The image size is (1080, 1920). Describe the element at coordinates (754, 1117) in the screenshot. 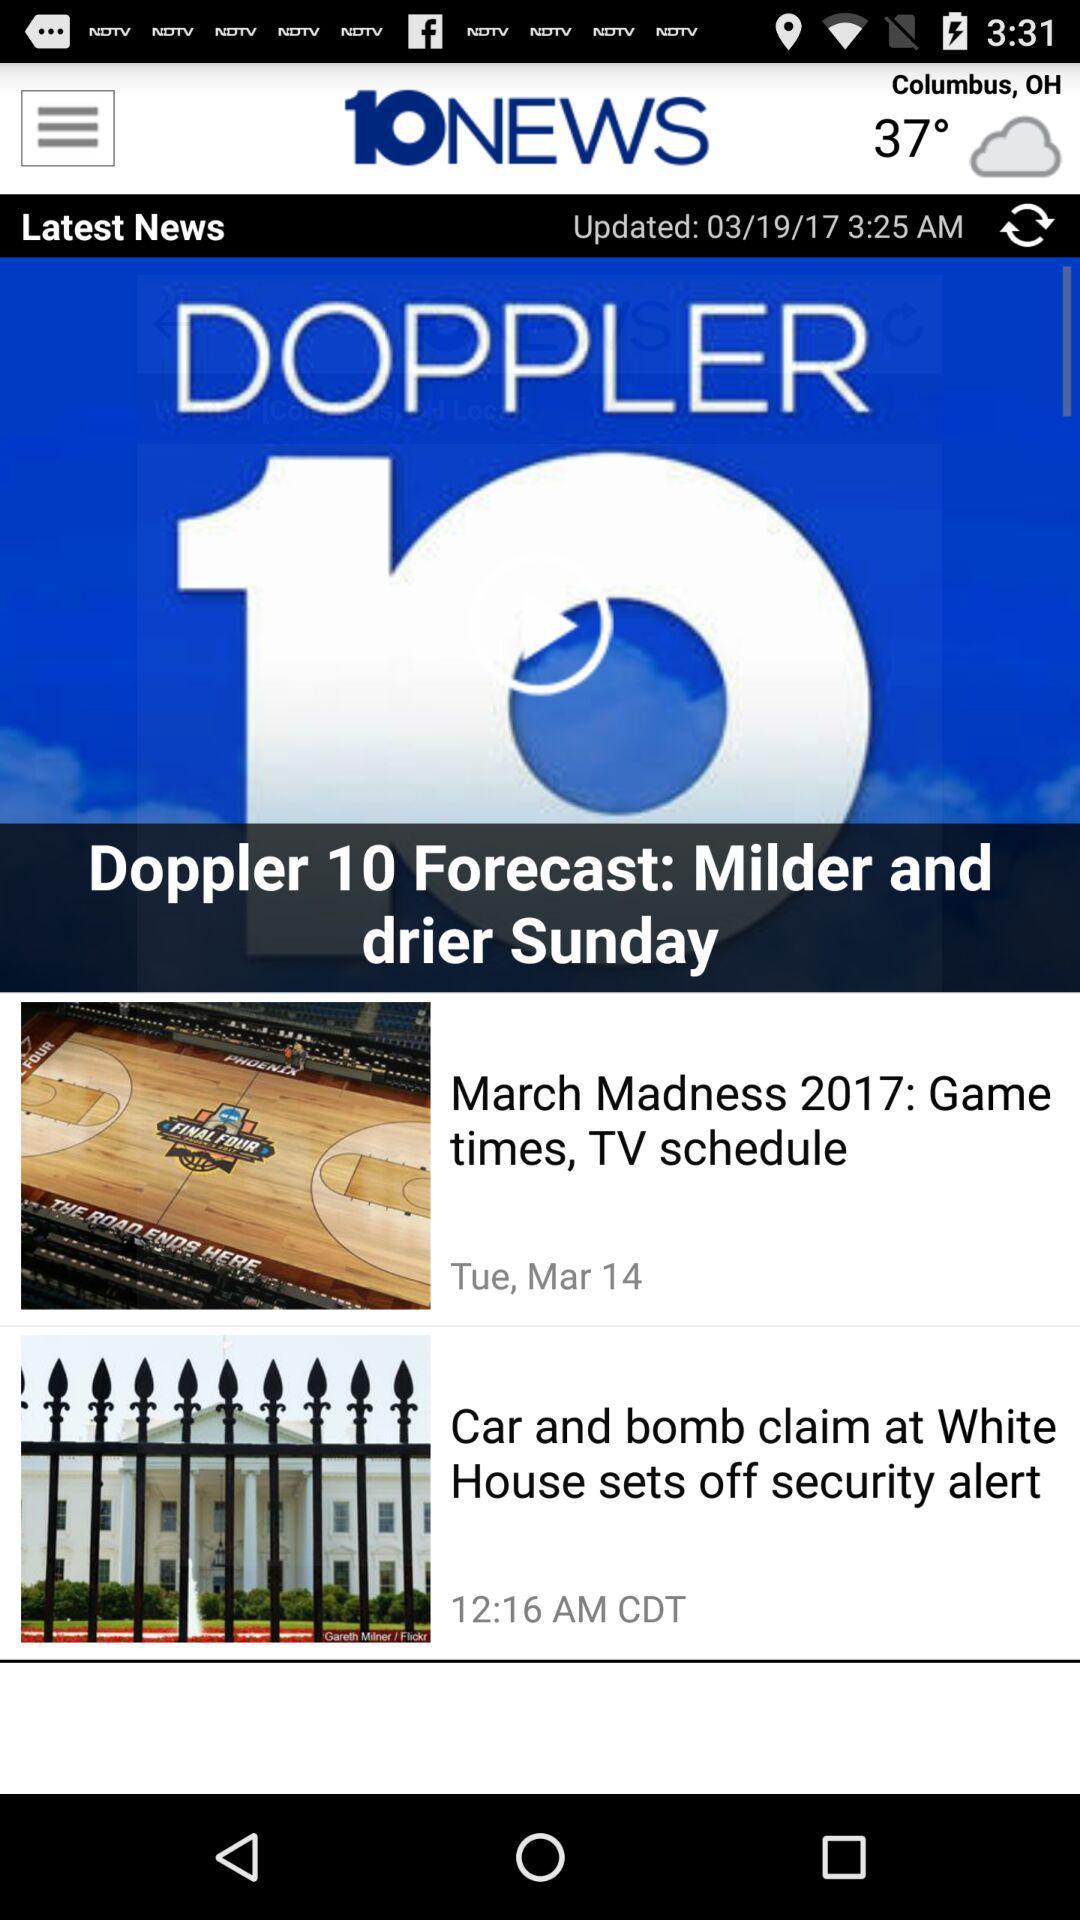

I see `the item above the tue, mar 14 icon` at that location.